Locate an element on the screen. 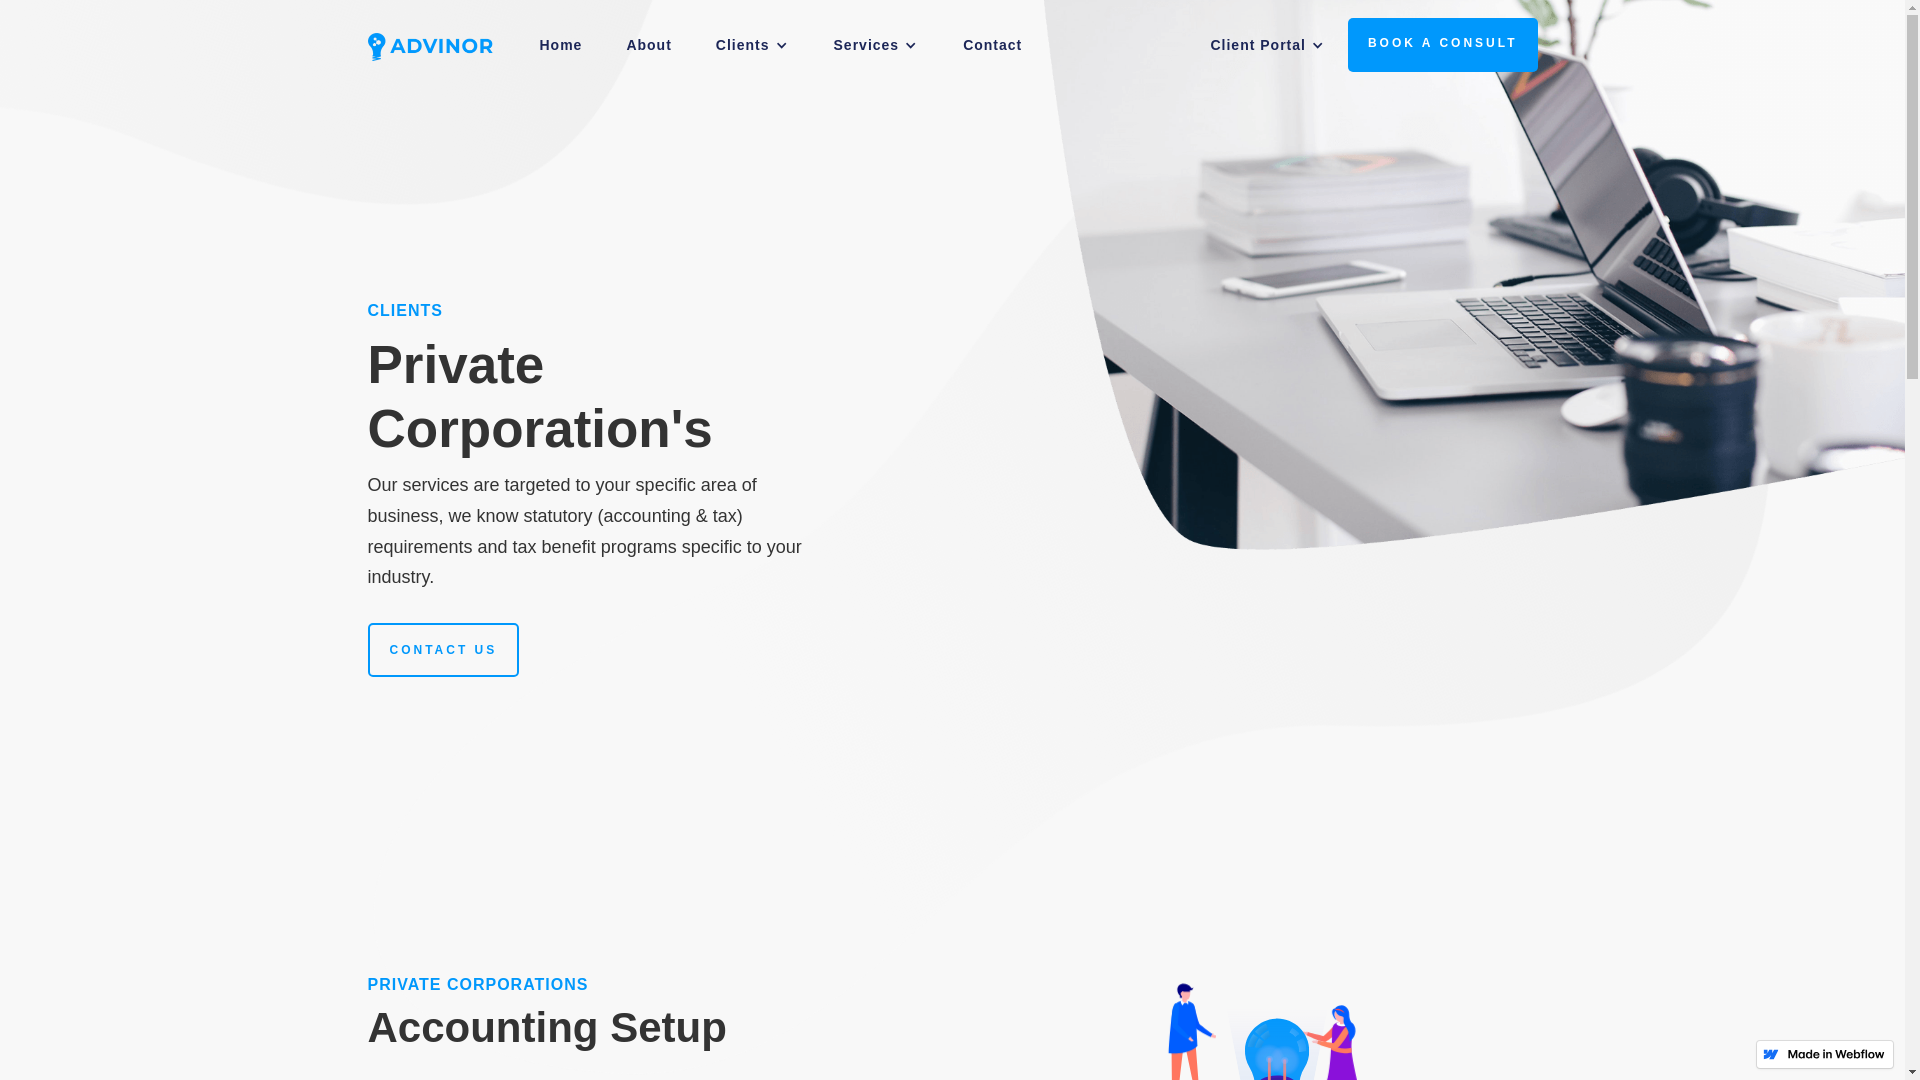 The height and width of the screenshot is (1080, 1920). 'Home' is located at coordinates (560, 45).